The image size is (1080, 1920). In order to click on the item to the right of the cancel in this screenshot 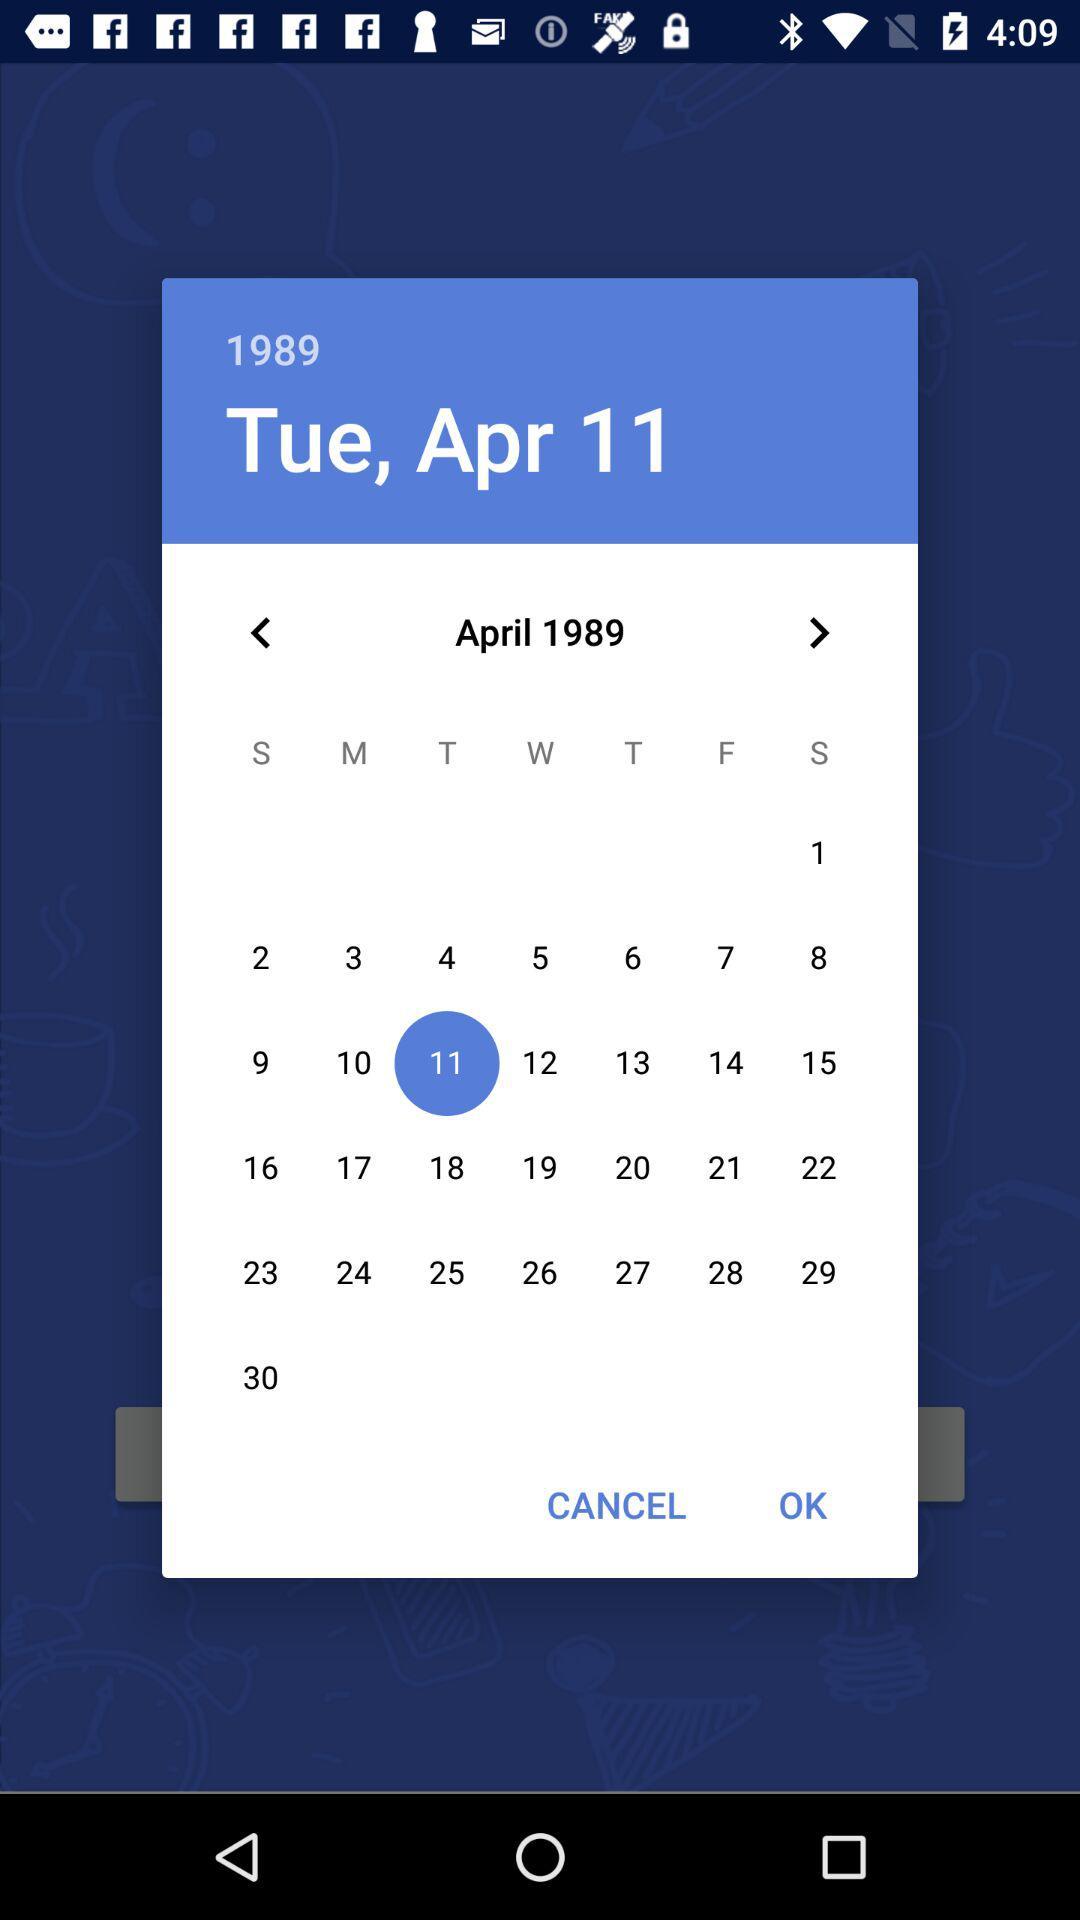, I will do `click(801, 1504)`.